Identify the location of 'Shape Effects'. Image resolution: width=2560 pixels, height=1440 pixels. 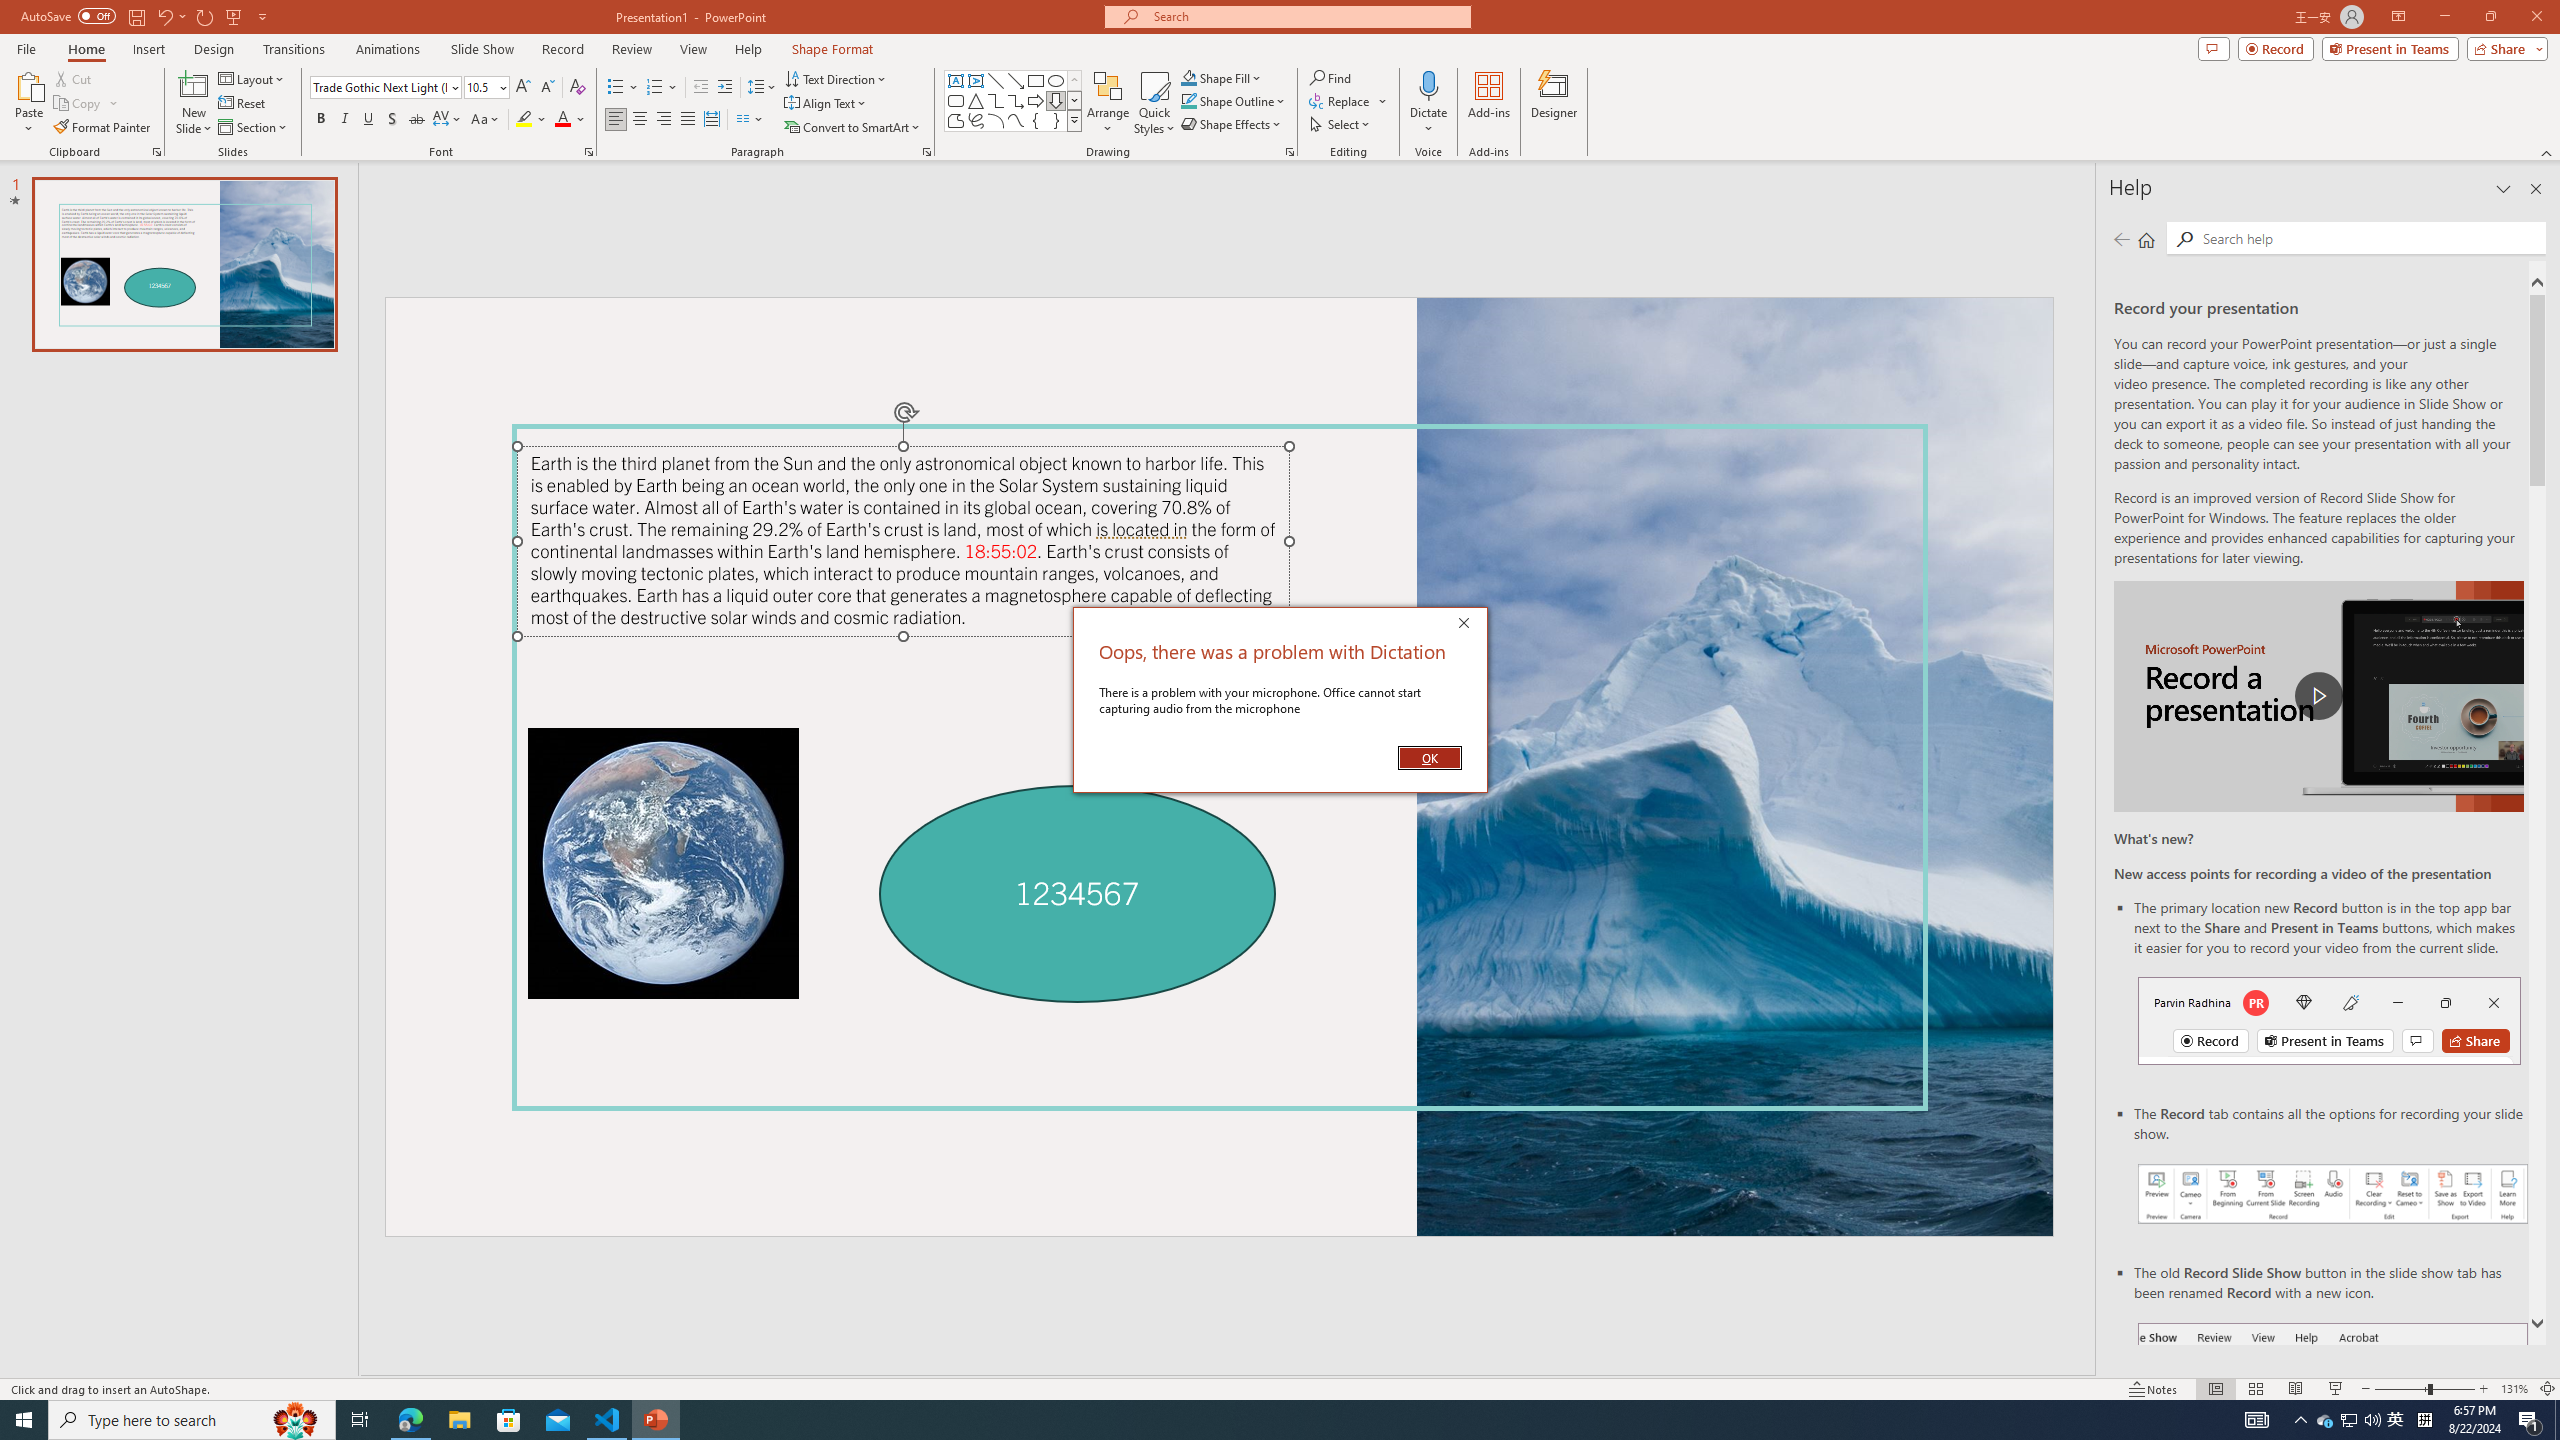
(1231, 122).